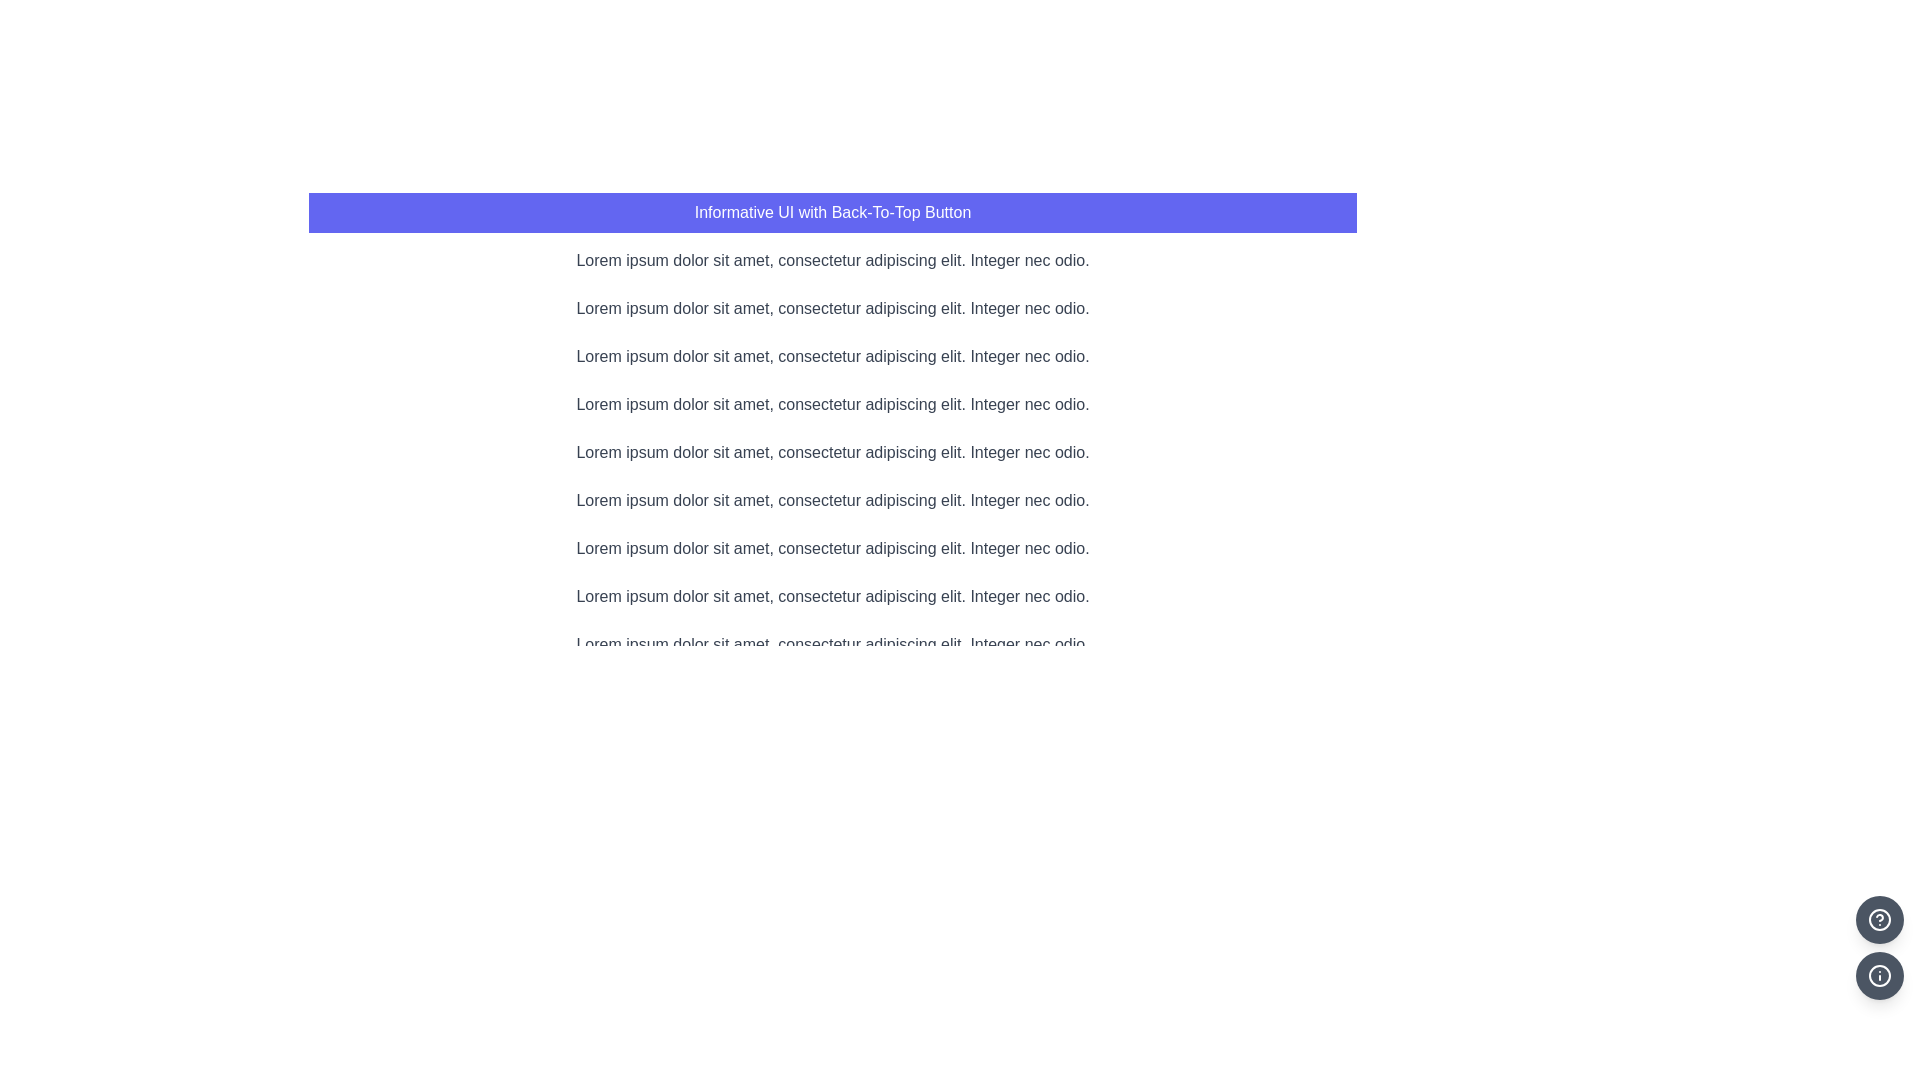 The width and height of the screenshot is (1920, 1080). Describe the element at coordinates (833, 356) in the screenshot. I see `text displayed in the third item of a vertically arranged sequence of text entries, positioned between the second and fourth lines` at that location.